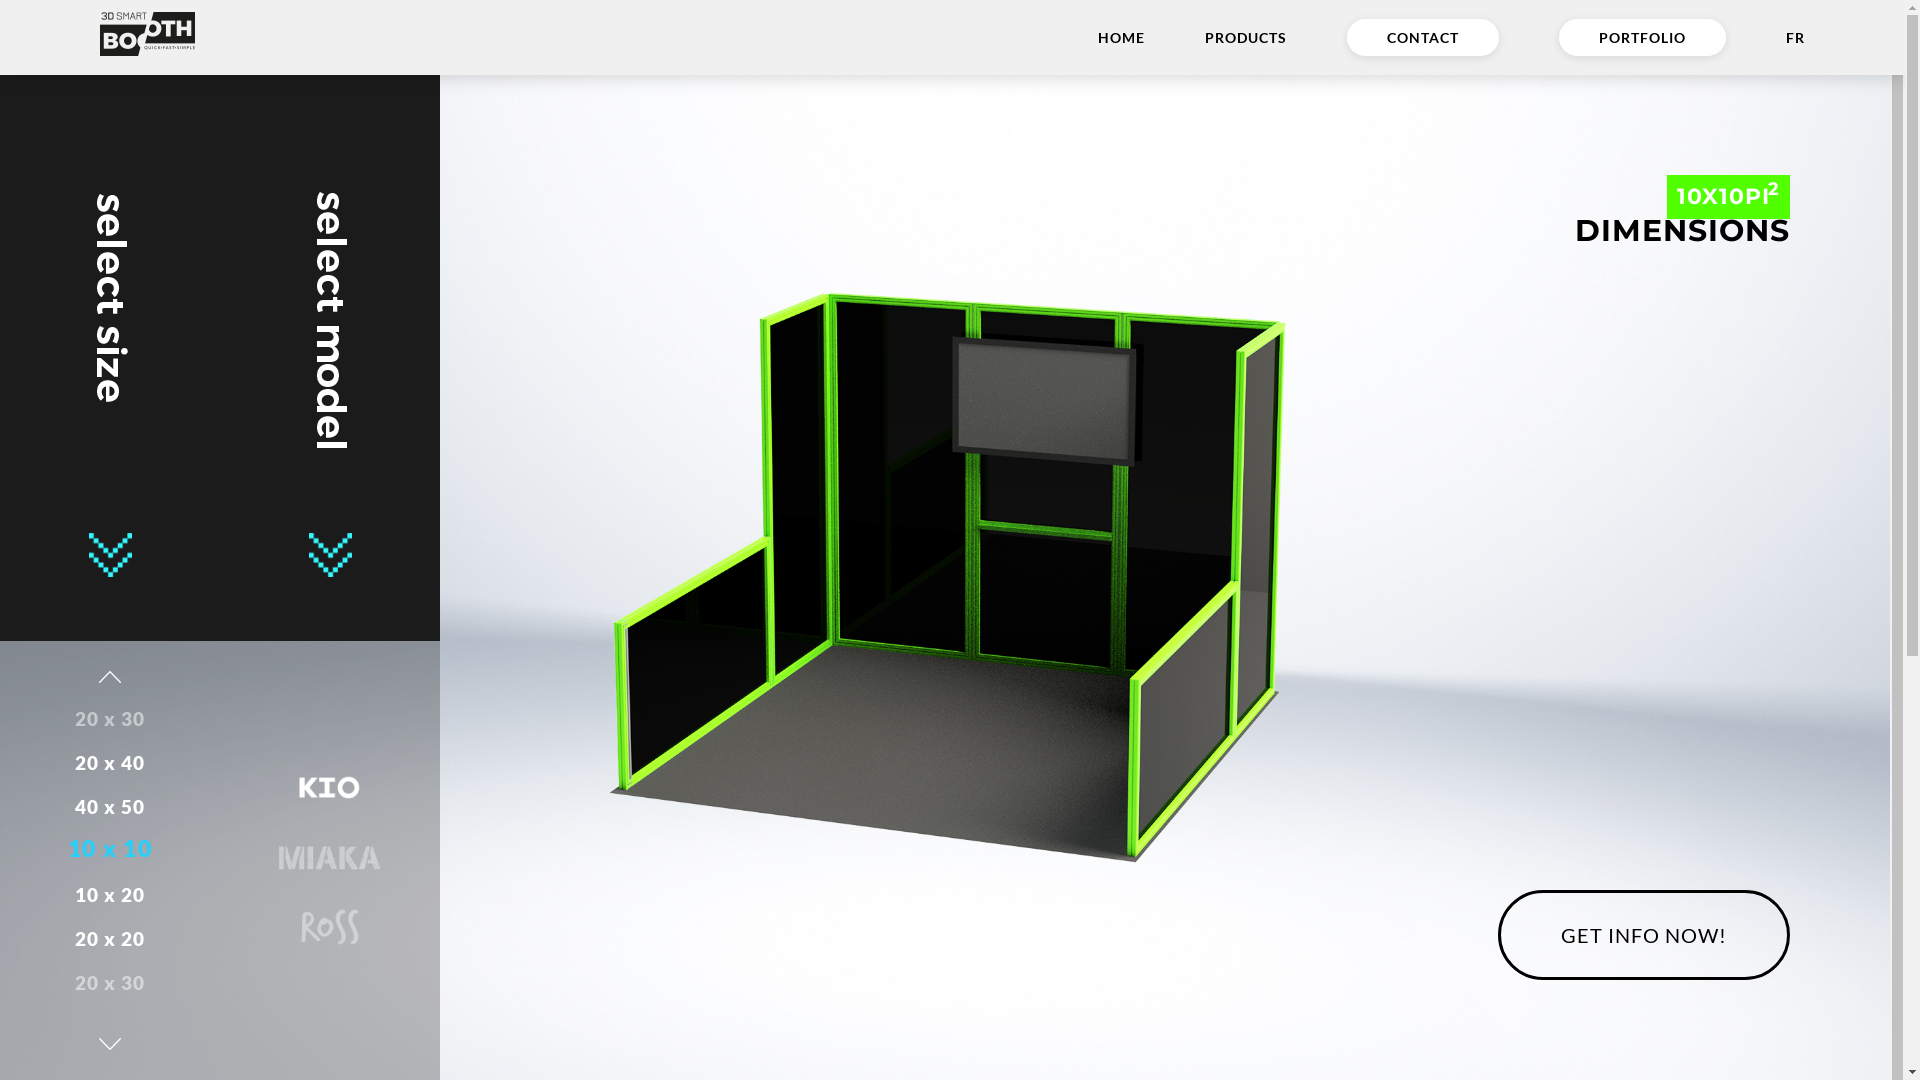  What do you see at coordinates (1795, 37) in the screenshot?
I see `'FR'` at bounding box center [1795, 37].